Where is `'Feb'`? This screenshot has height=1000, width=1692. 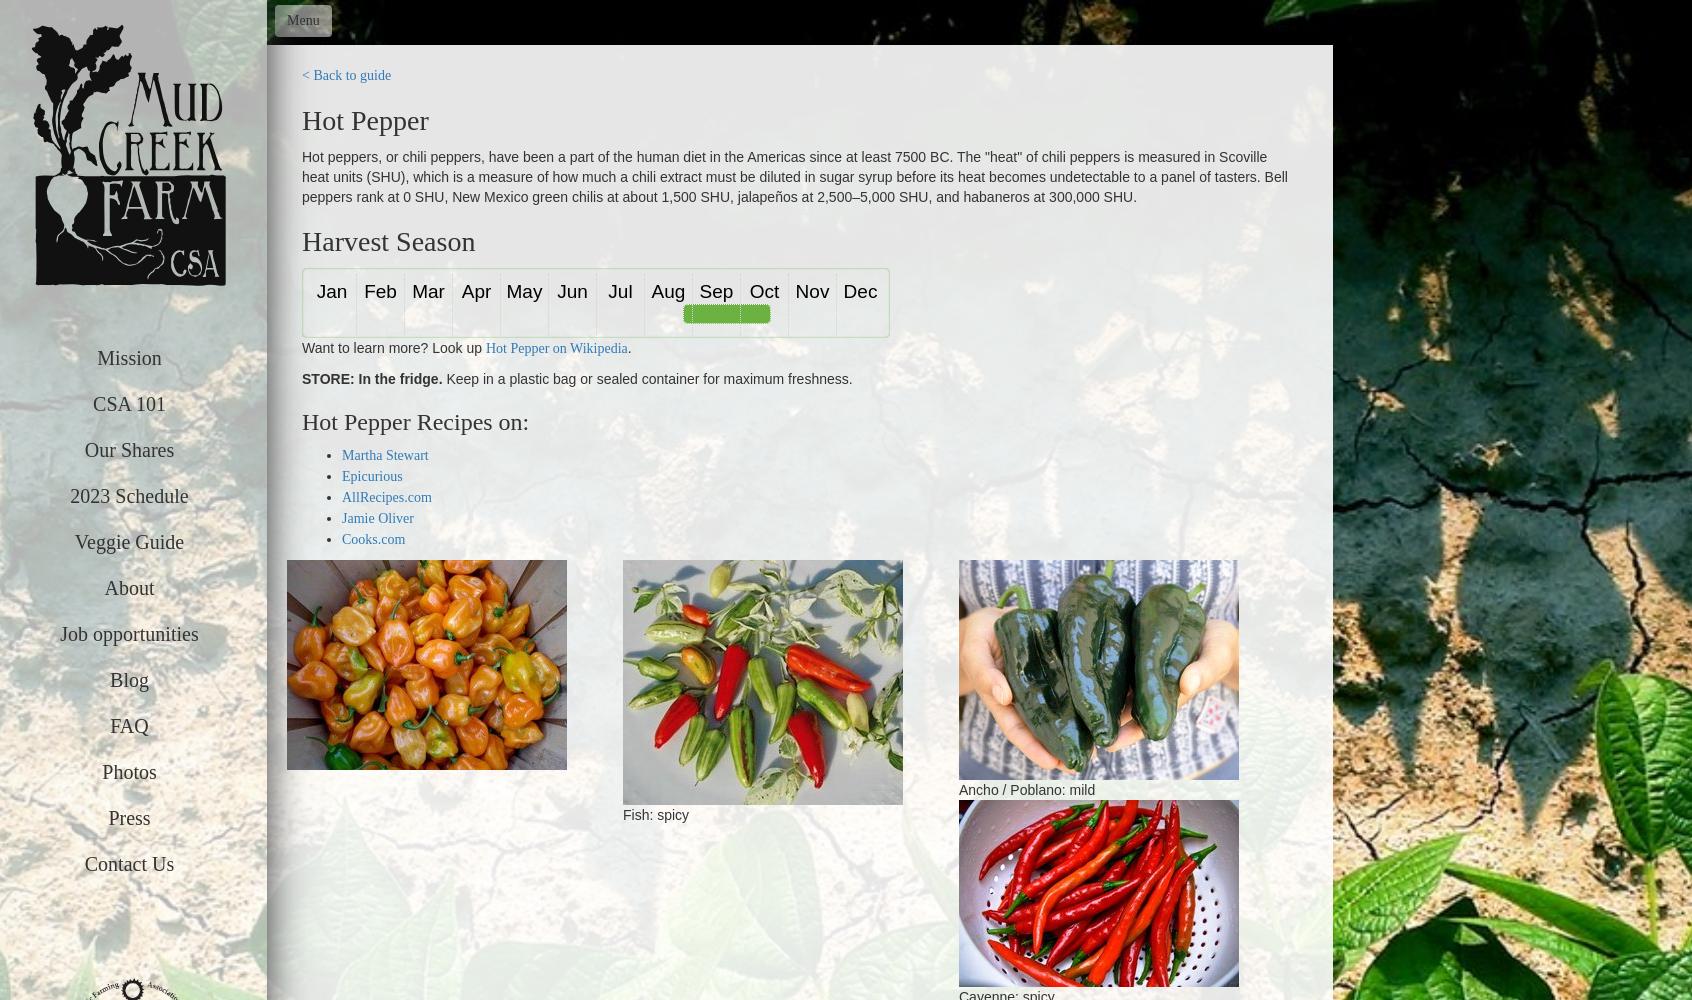
'Feb' is located at coordinates (363, 290).